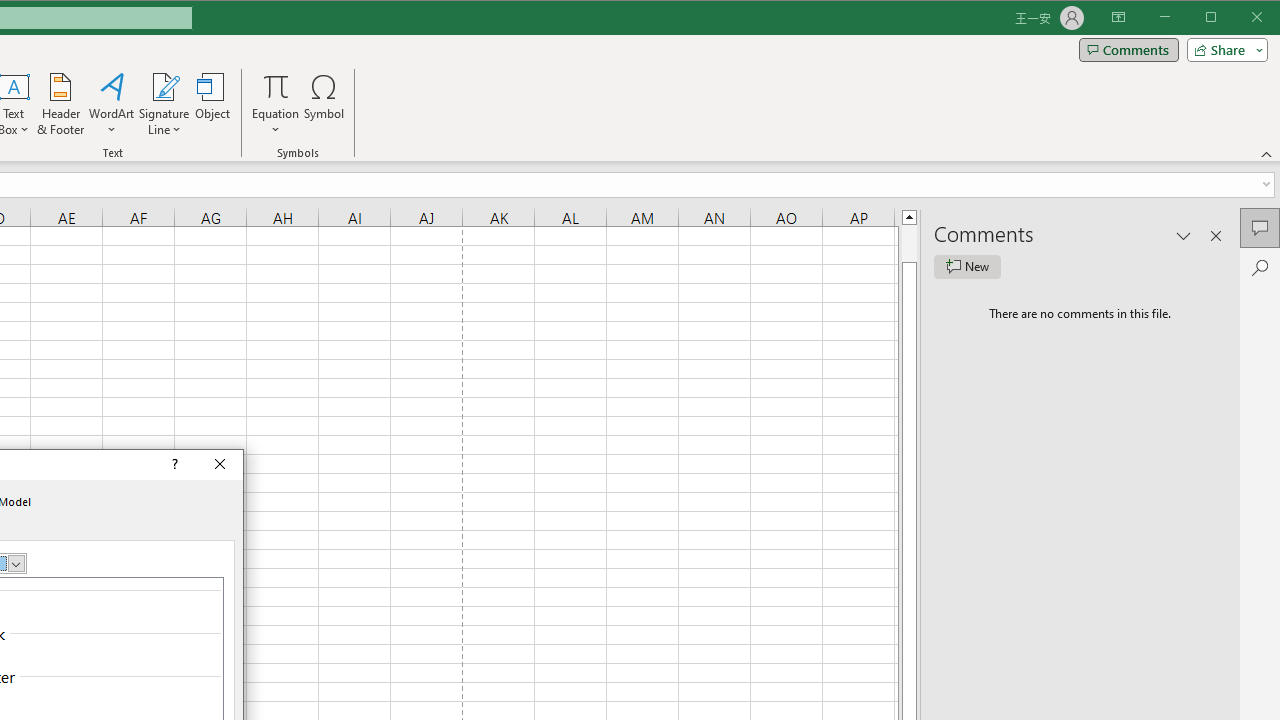 The image size is (1280, 720). I want to click on 'Collapse the Ribbon', so click(1266, 153).